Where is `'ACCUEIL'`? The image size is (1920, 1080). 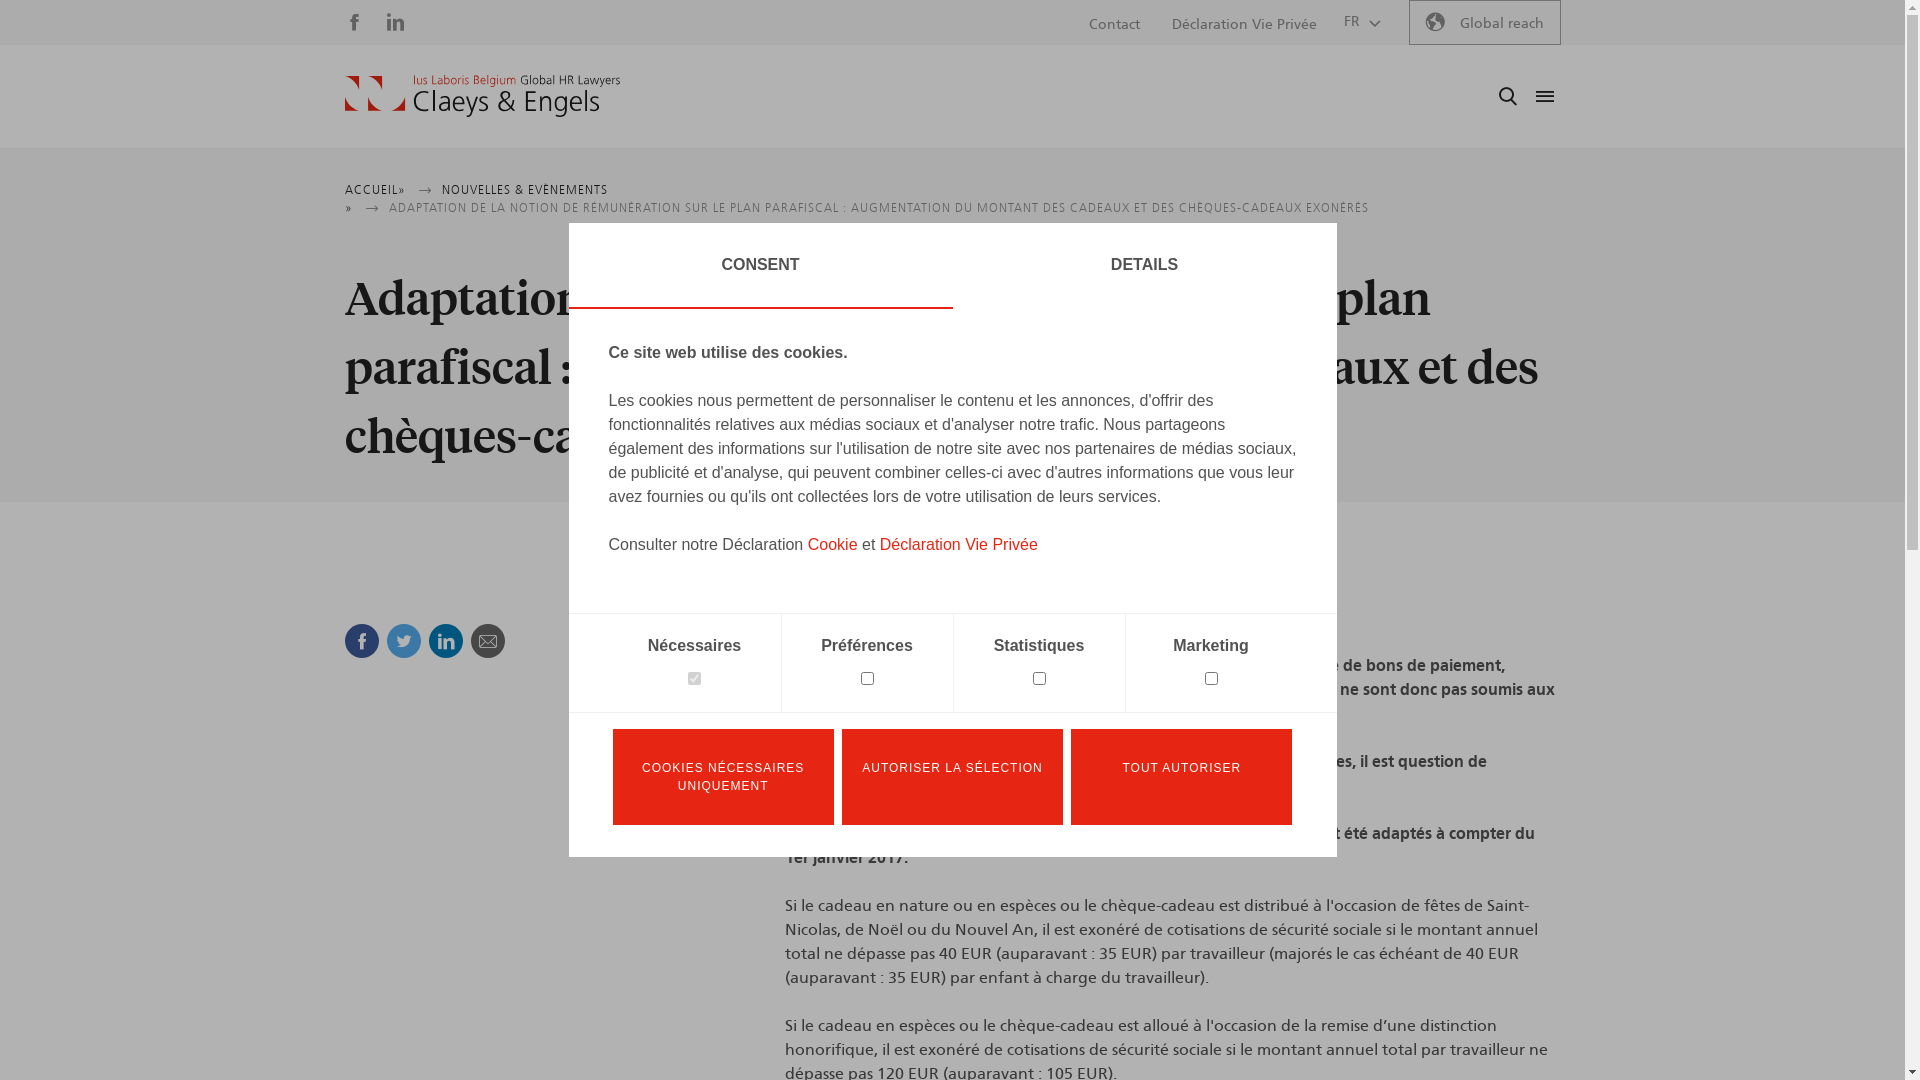
'ACCUEIL' is located at coordinates (370, 189).